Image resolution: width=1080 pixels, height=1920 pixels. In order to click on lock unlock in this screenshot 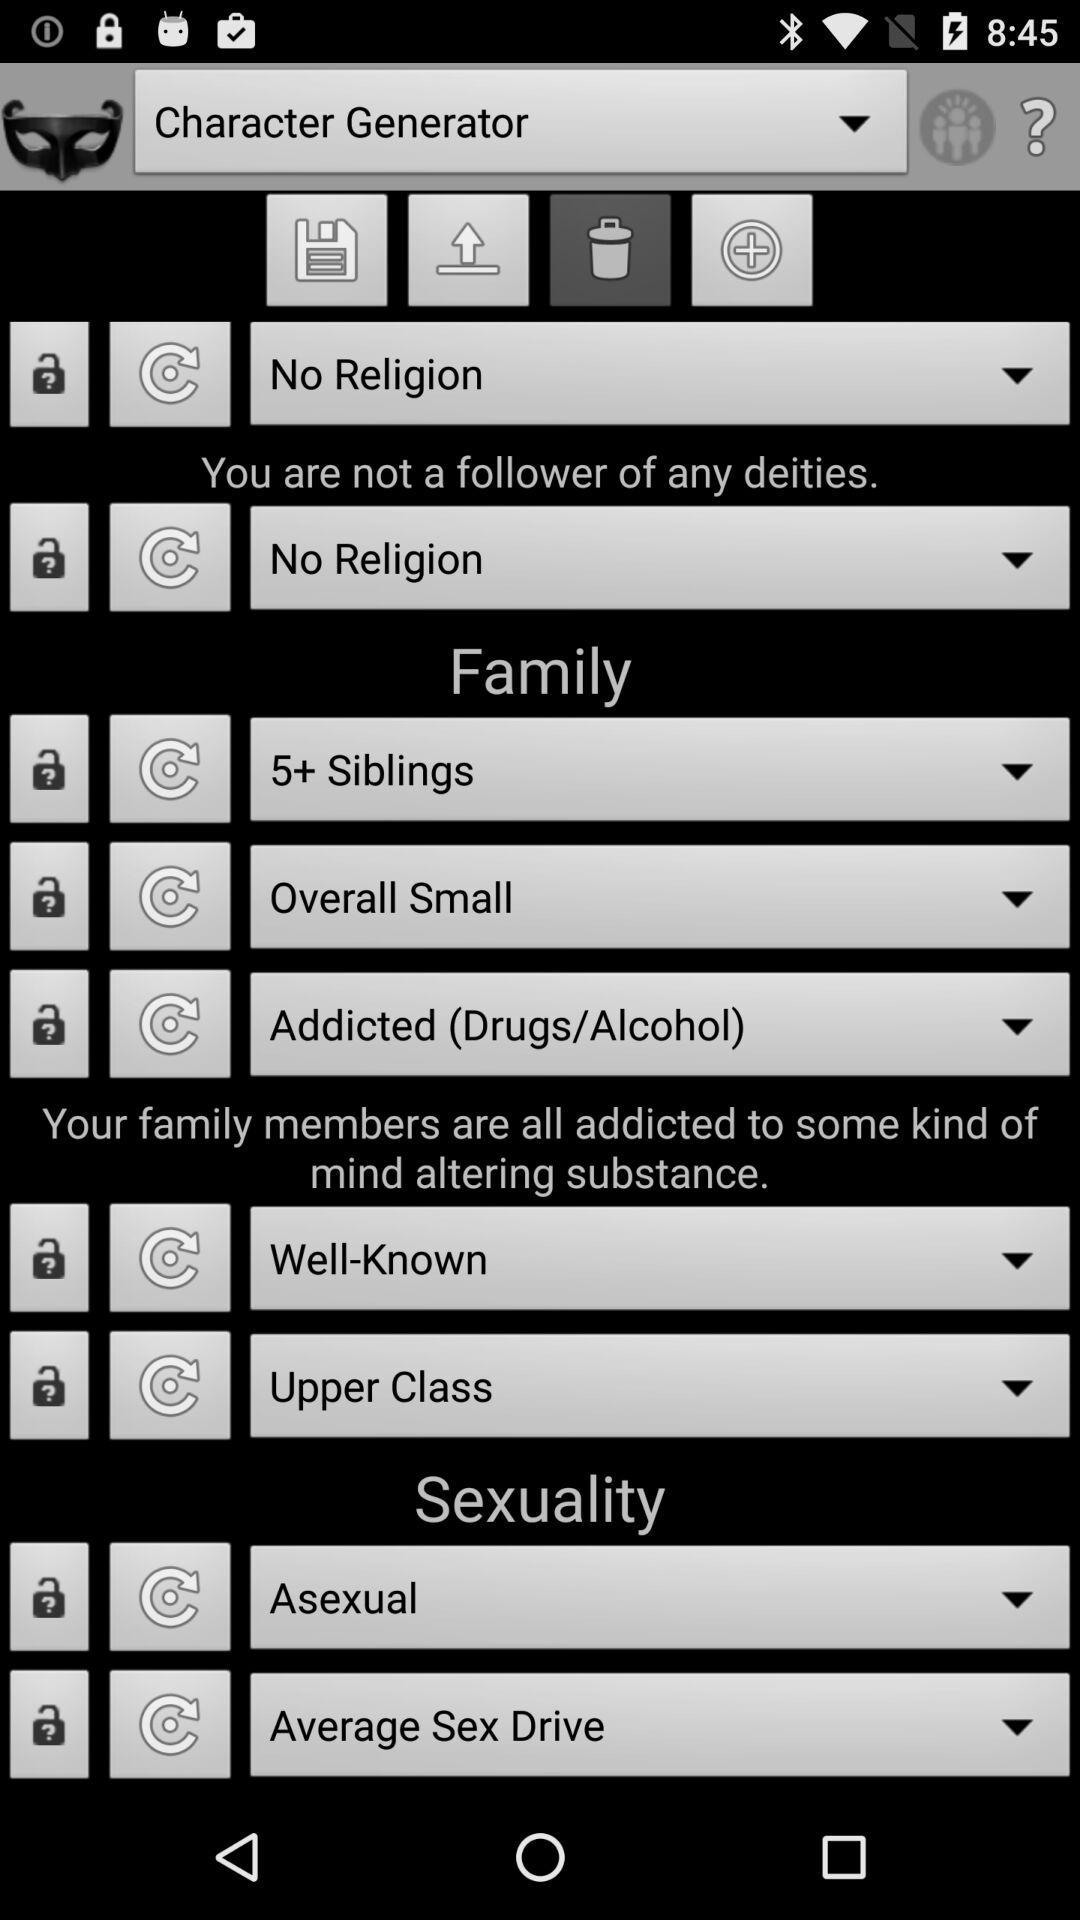, I will do `click(48, 773)`.